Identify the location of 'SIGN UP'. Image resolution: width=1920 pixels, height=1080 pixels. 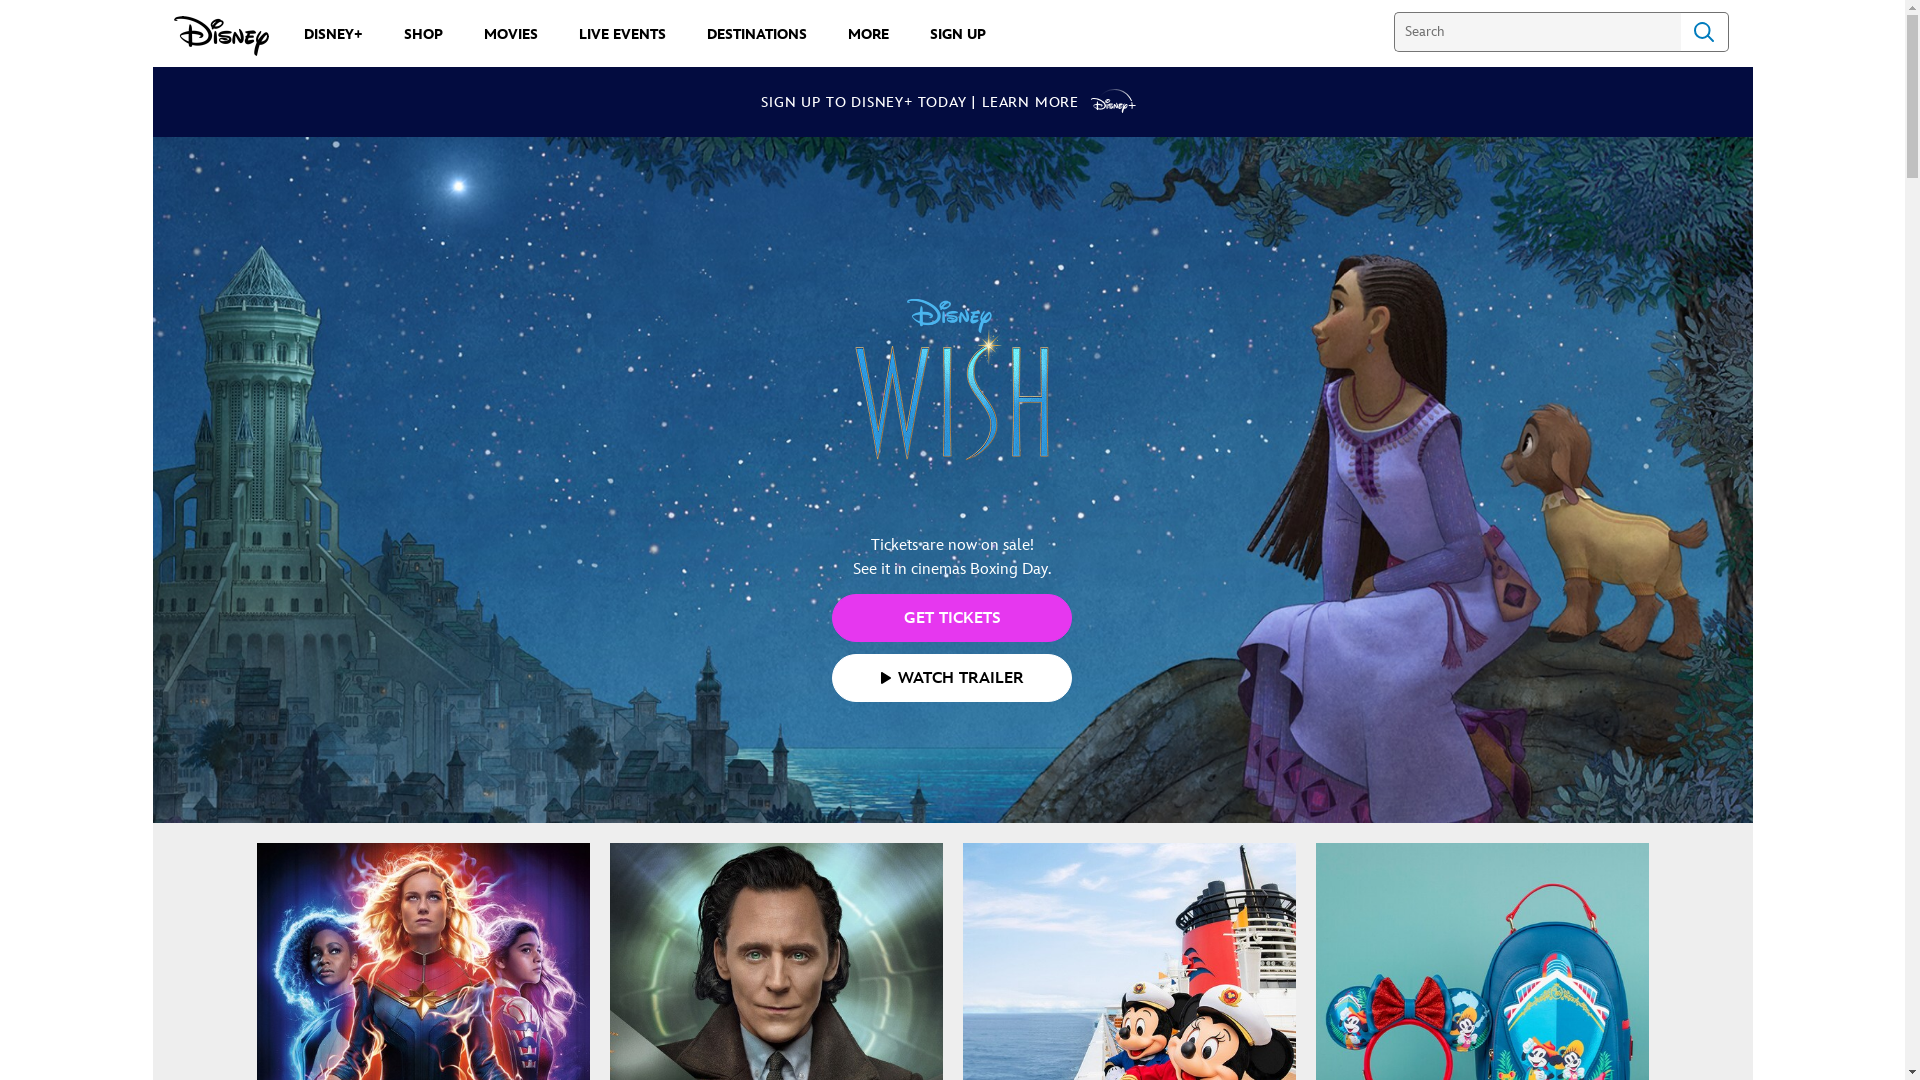
(916, 33).